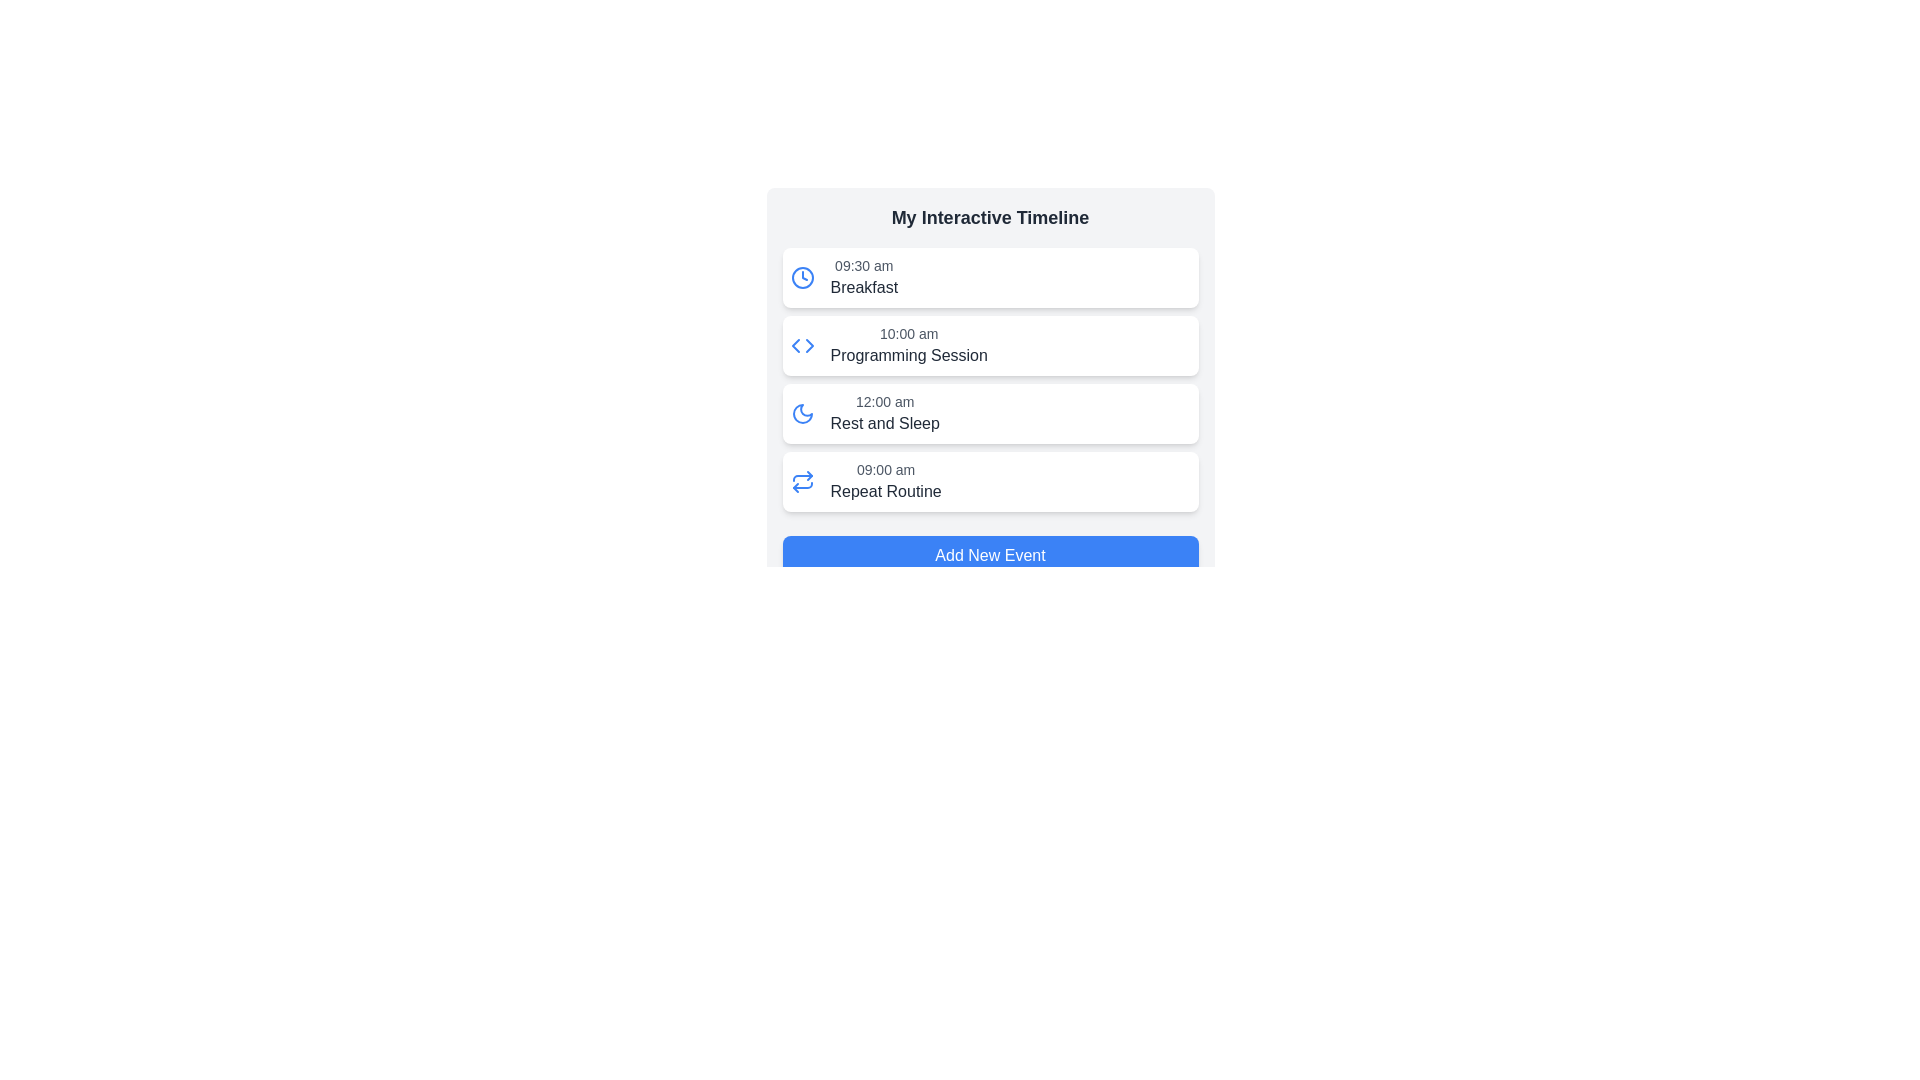 This screenshot has width=1920, height=1080. I want to click on the 'Rest and Sleep' timeline item, which displays '12:00 am', so click(990, 389).